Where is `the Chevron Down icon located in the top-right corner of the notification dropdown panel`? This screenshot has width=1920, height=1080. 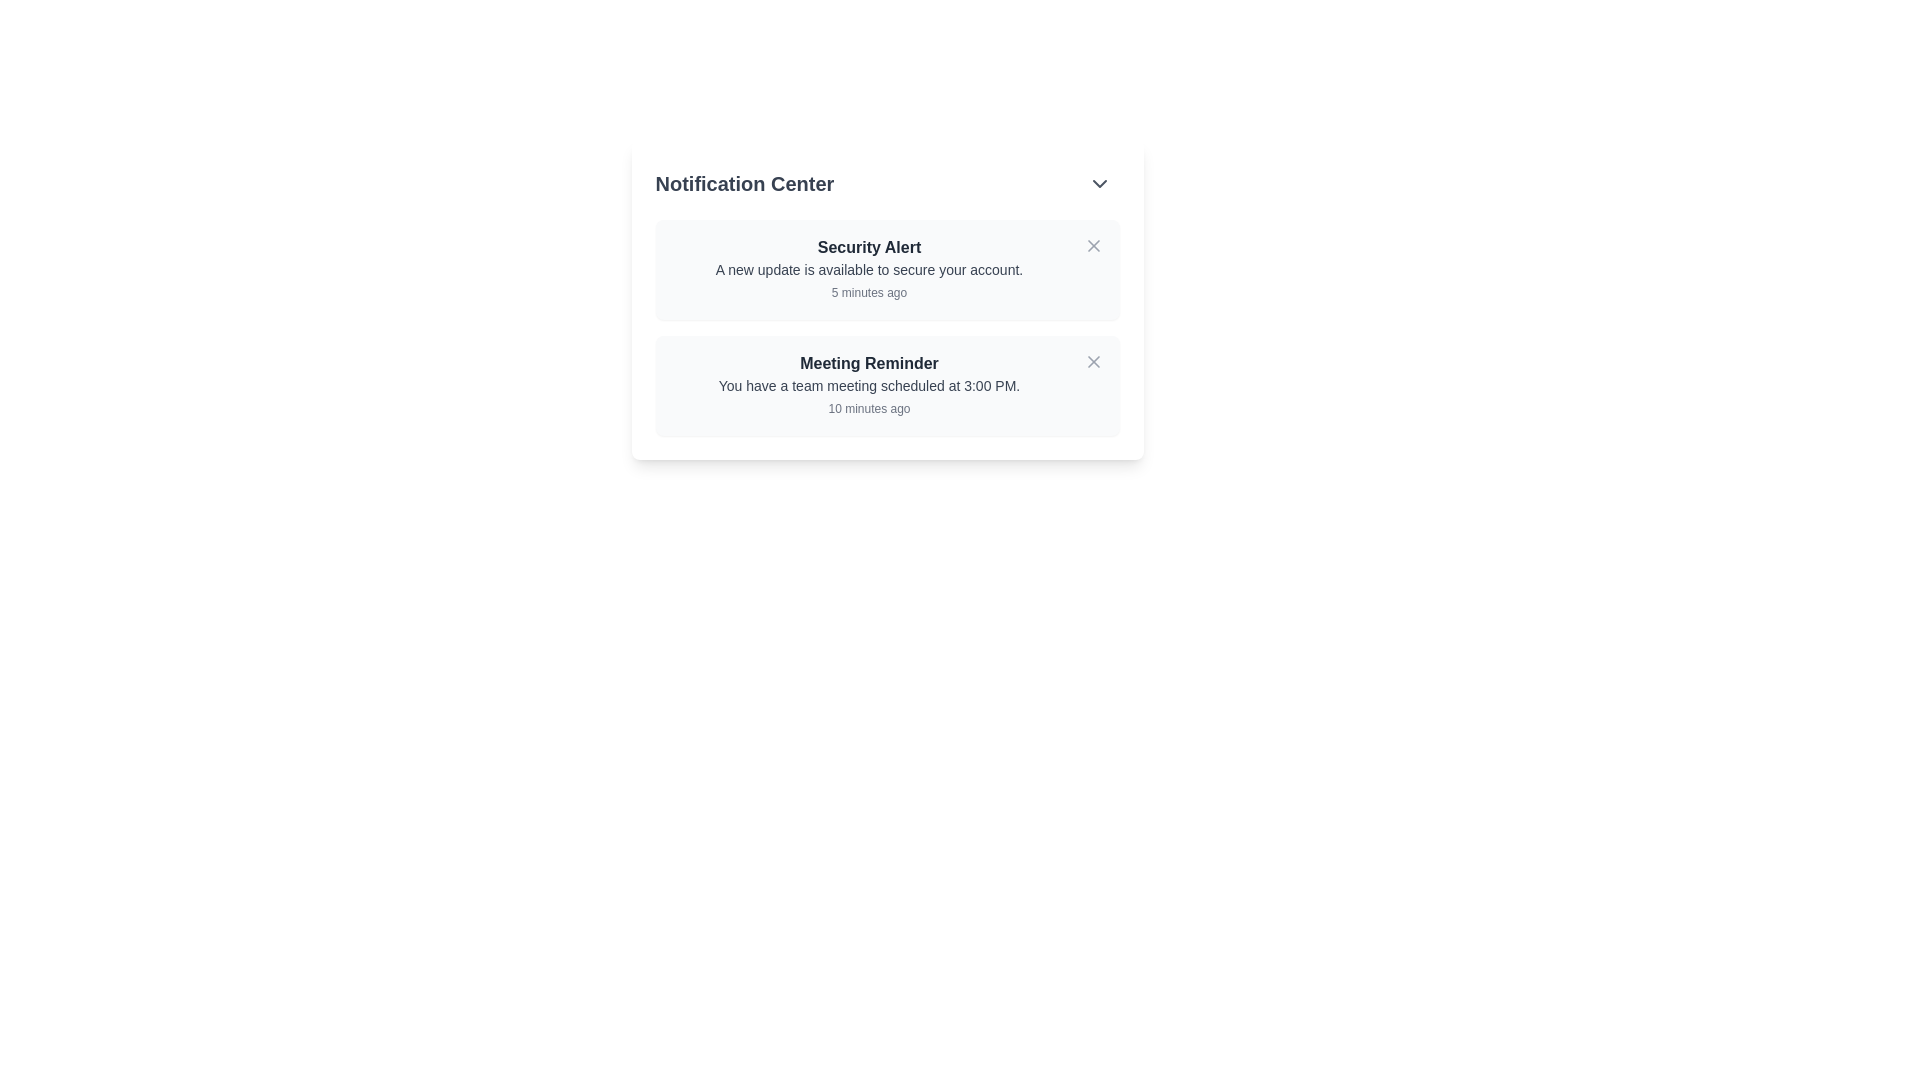
the Chevron Down icon located in the top-right corner of the notification dropdown panel is located at coordinates (1098, 184).